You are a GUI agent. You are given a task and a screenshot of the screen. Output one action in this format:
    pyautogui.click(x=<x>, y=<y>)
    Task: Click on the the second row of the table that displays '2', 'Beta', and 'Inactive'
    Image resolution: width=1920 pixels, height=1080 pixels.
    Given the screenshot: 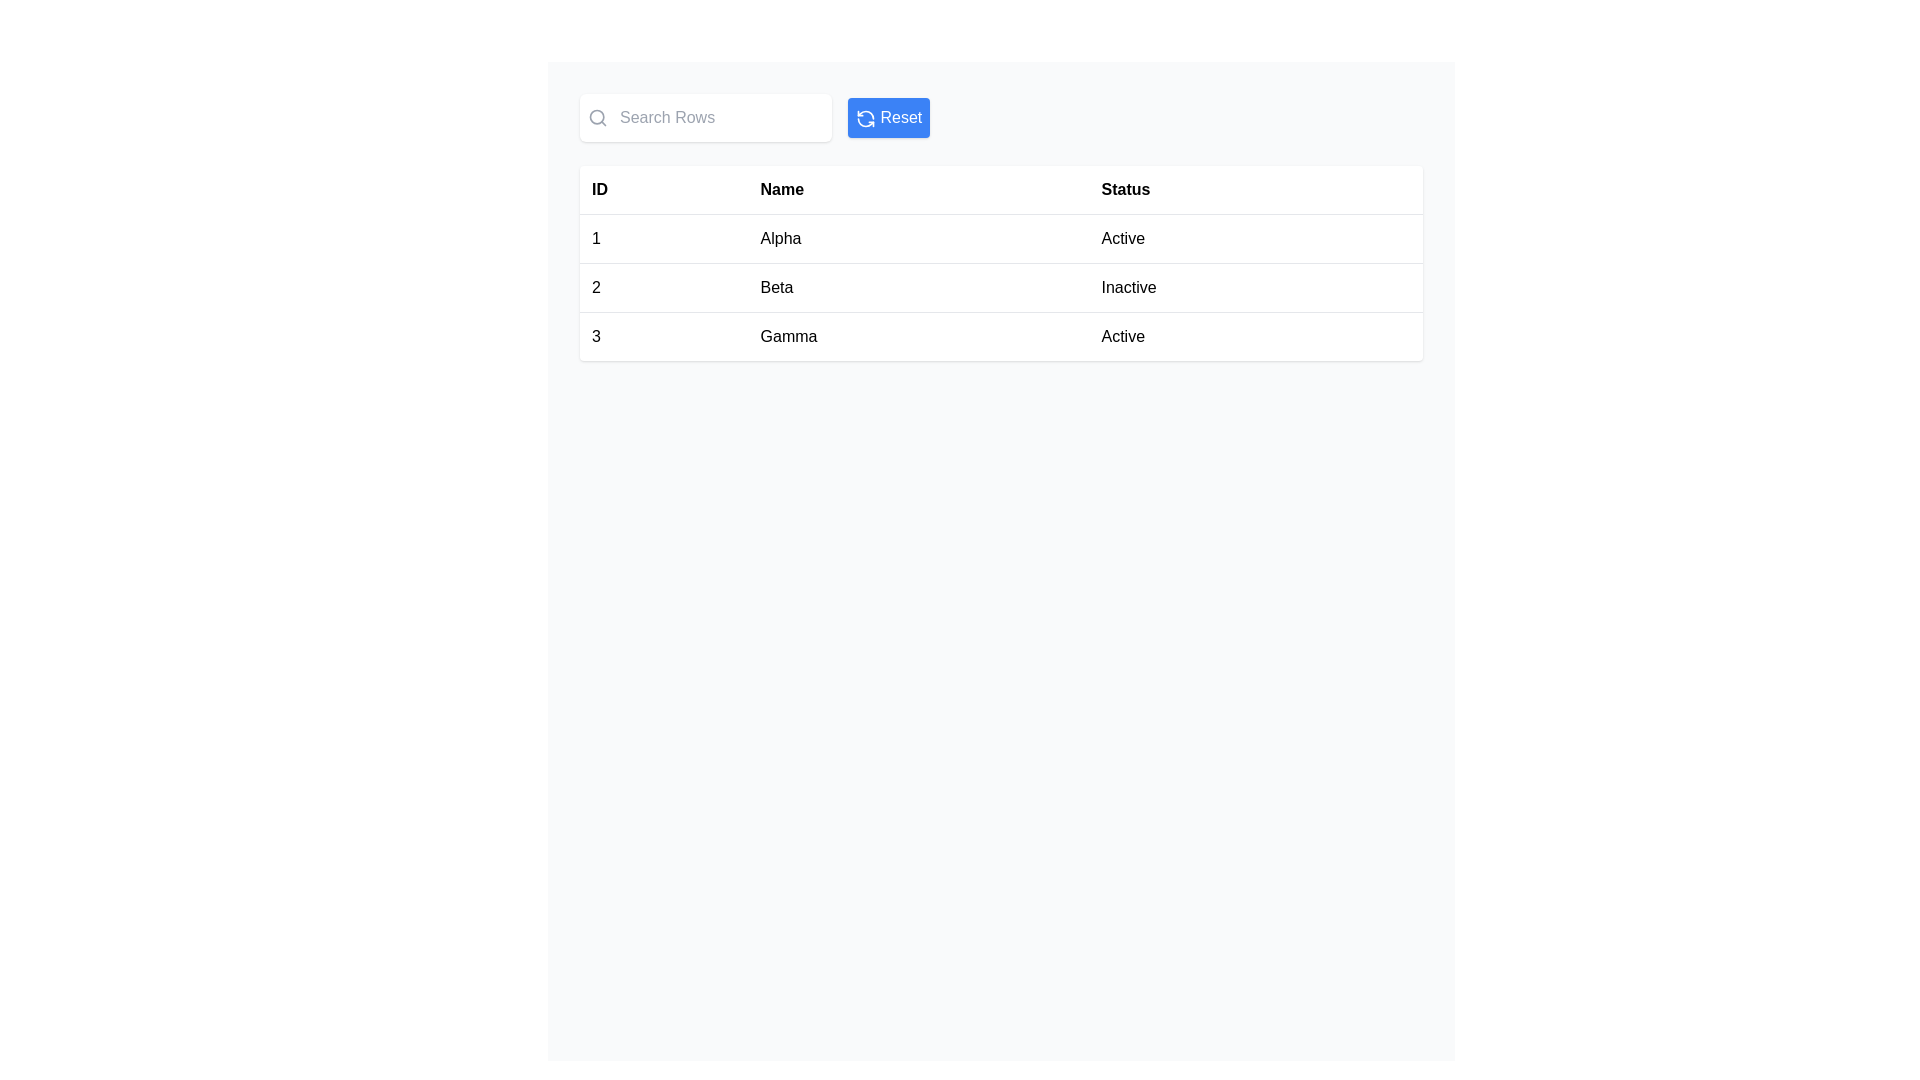 What is the action you would take?
    pyautogui.click(x=1001, y=288)
    